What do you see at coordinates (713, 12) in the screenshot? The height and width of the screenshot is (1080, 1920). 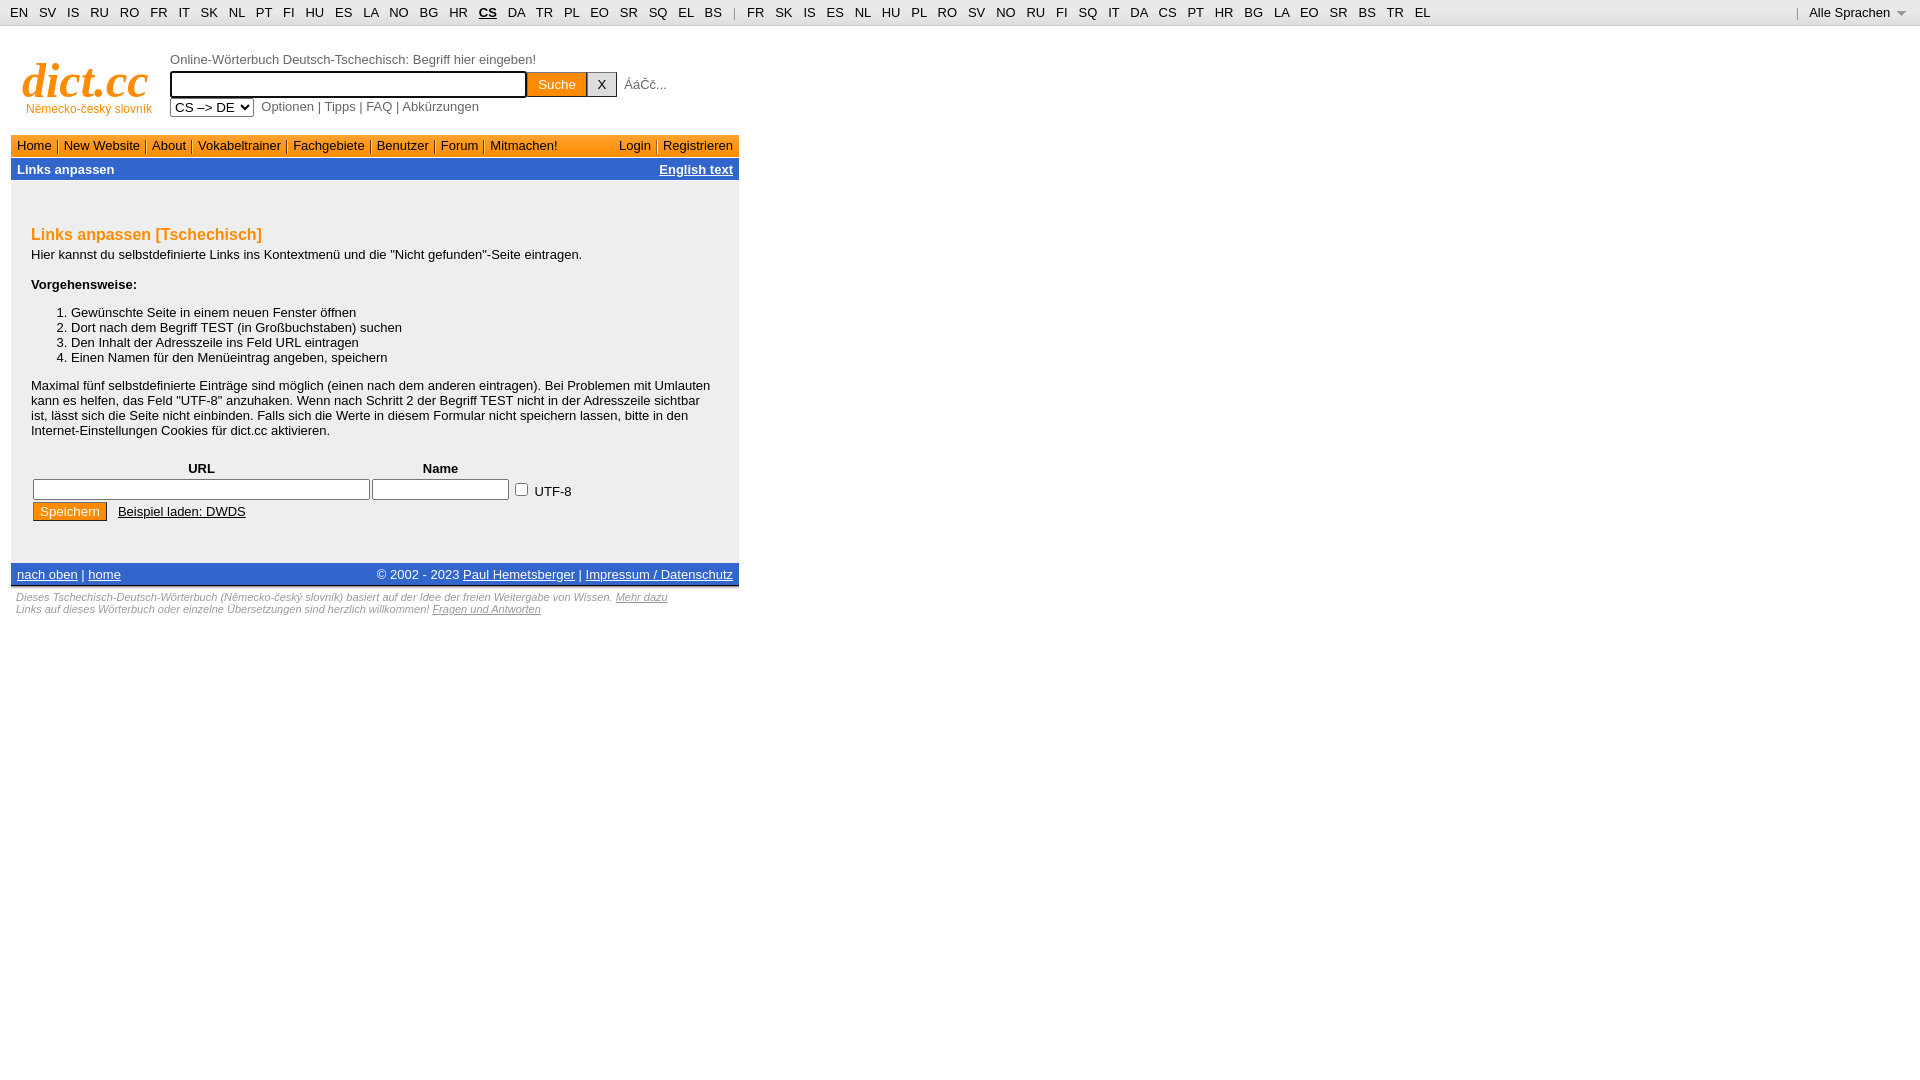 I see `'BS'` at bounding box center [713, 12].